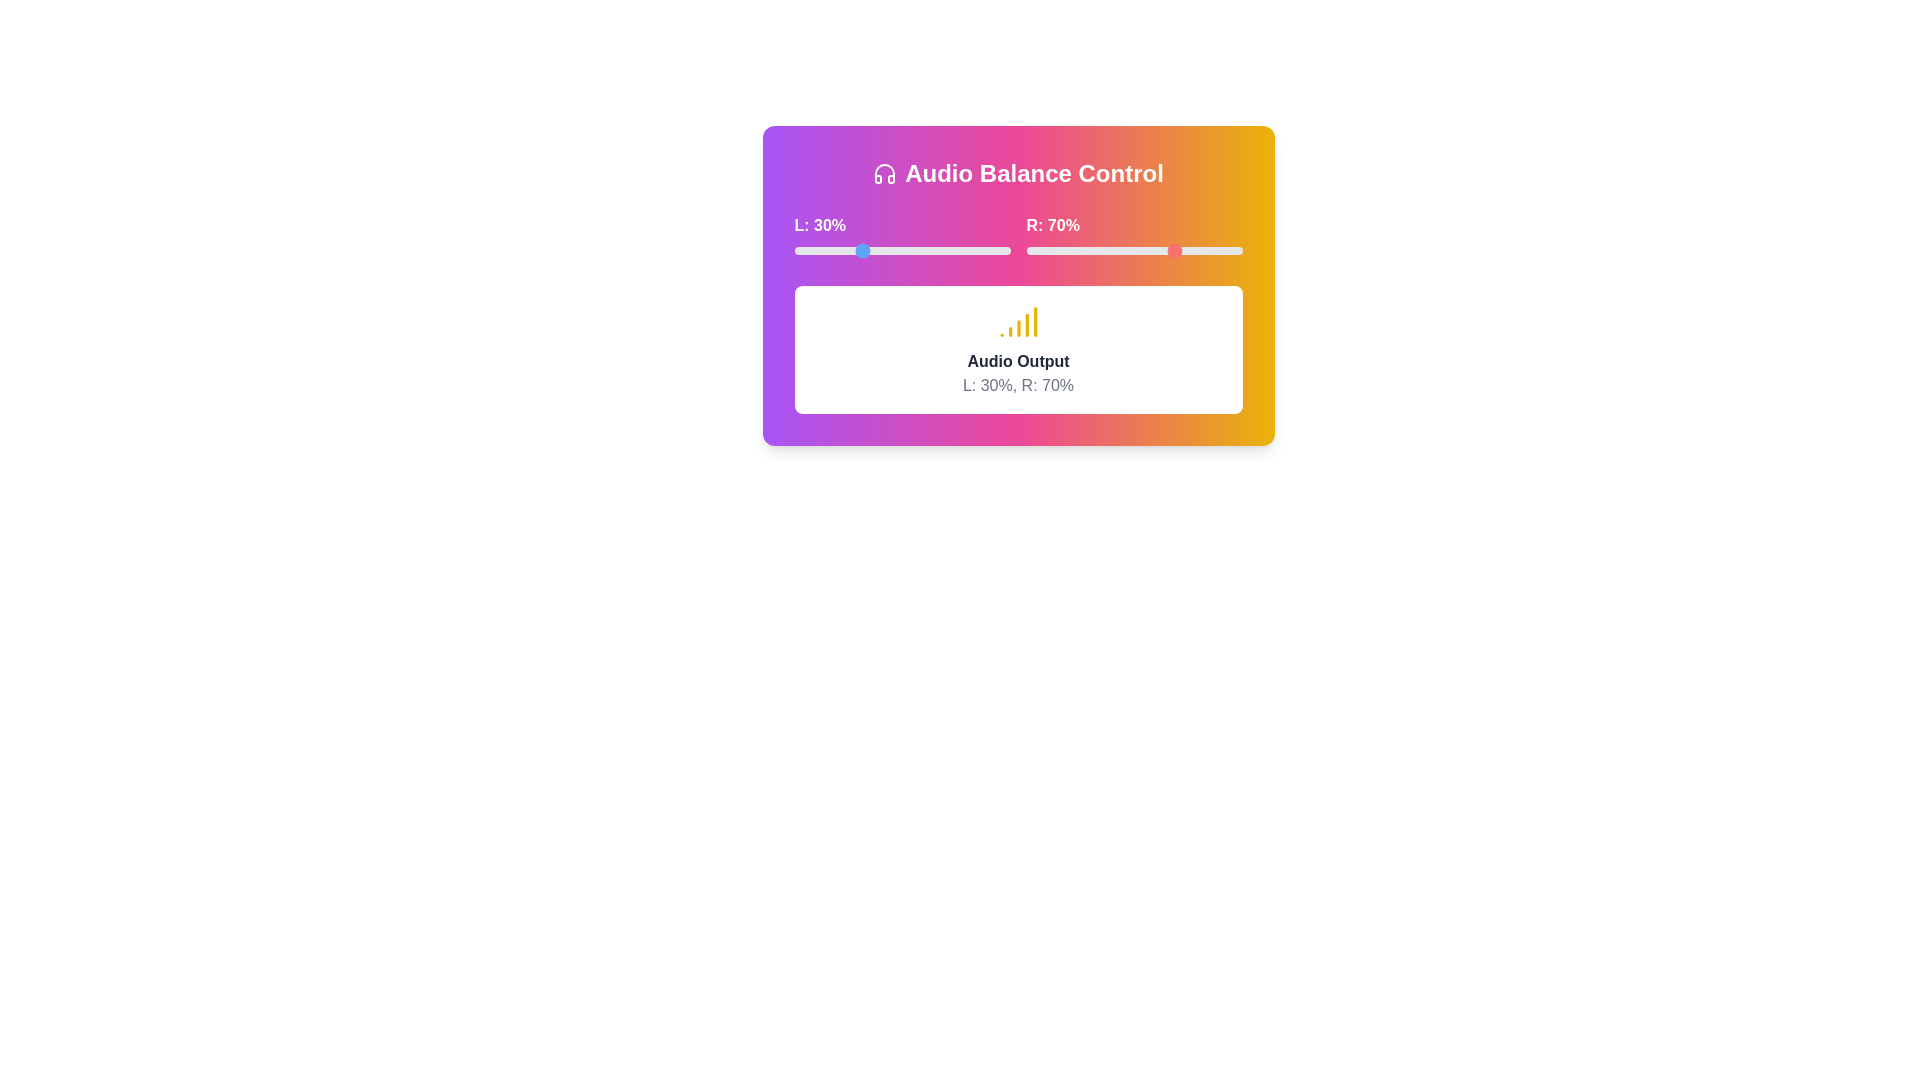  I want to click on the right volume slider to 23%, so click(1075, 249).